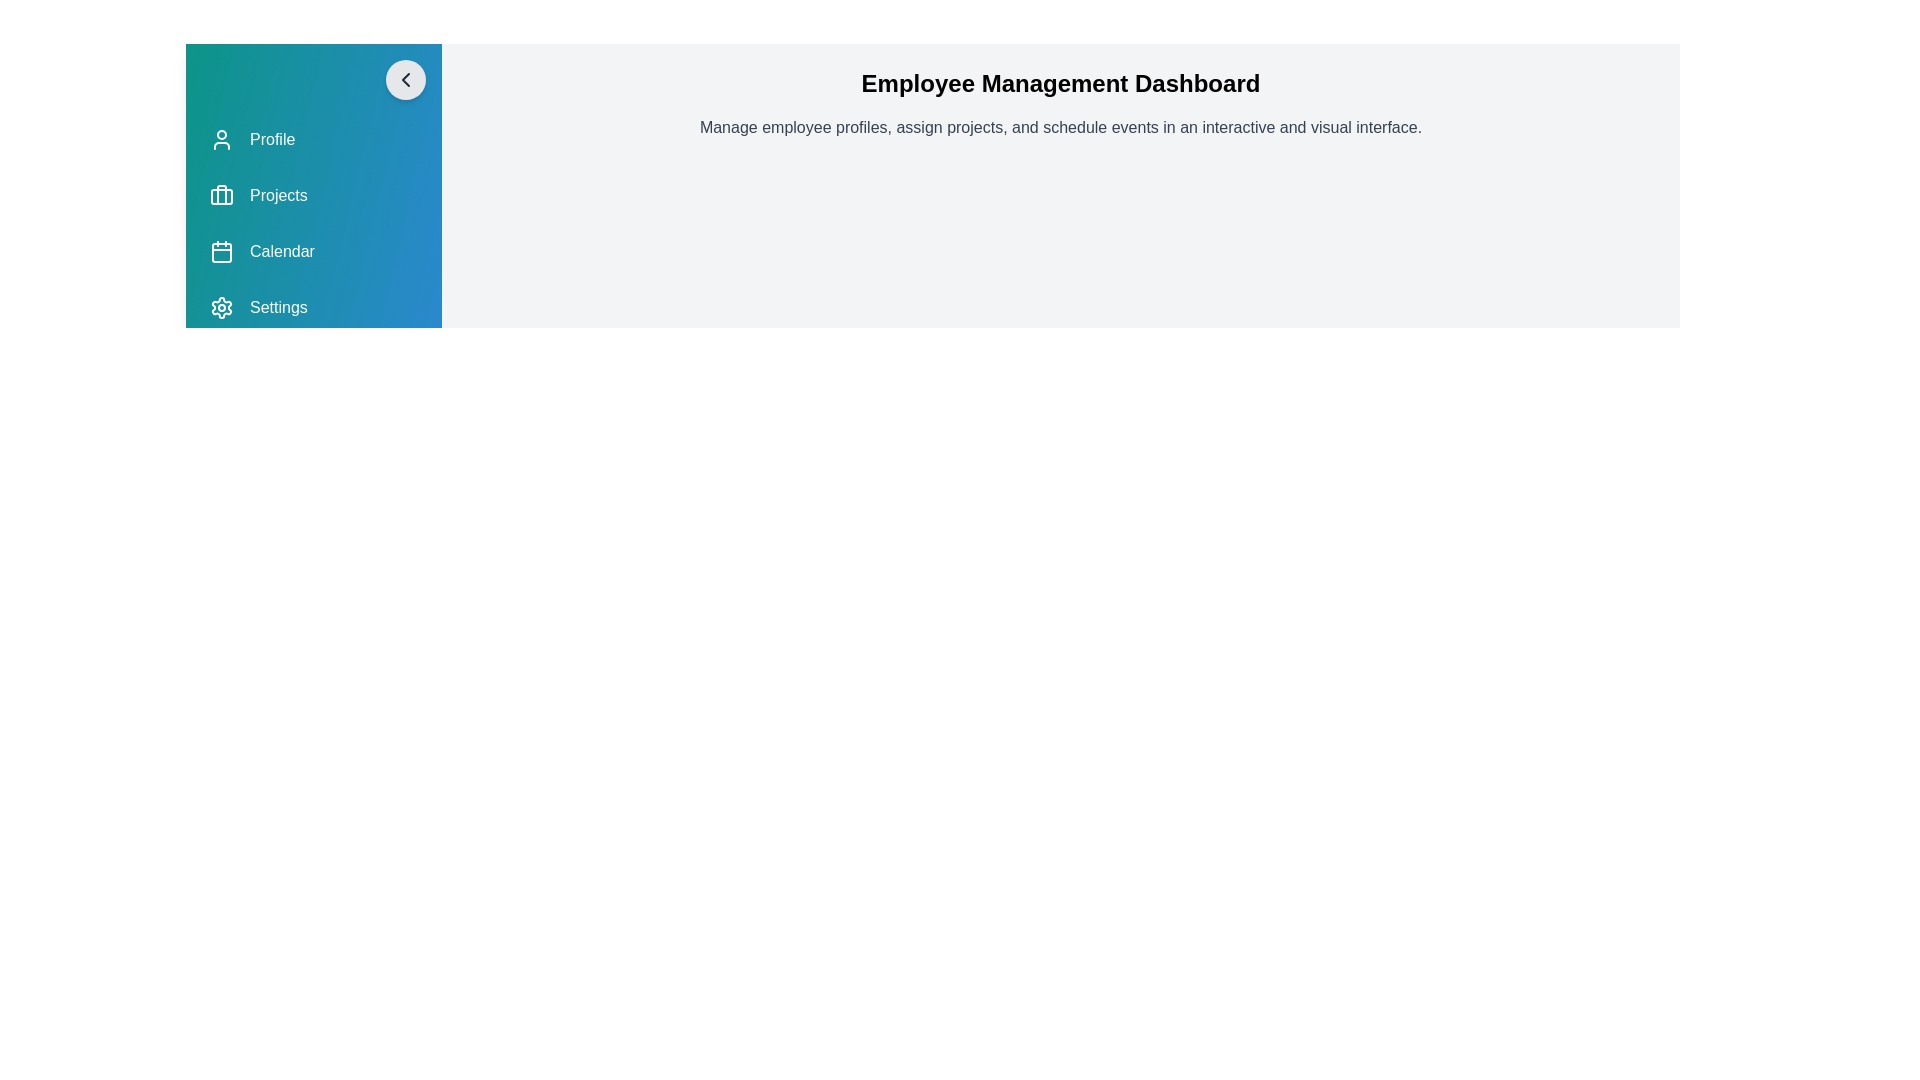 This screenshot has height=1080, width=1920. What do you see at coordinates (312, 250) in the screenshot?
I see `the navigation item Calendar from the drawer` at bounding box center [312, 250].